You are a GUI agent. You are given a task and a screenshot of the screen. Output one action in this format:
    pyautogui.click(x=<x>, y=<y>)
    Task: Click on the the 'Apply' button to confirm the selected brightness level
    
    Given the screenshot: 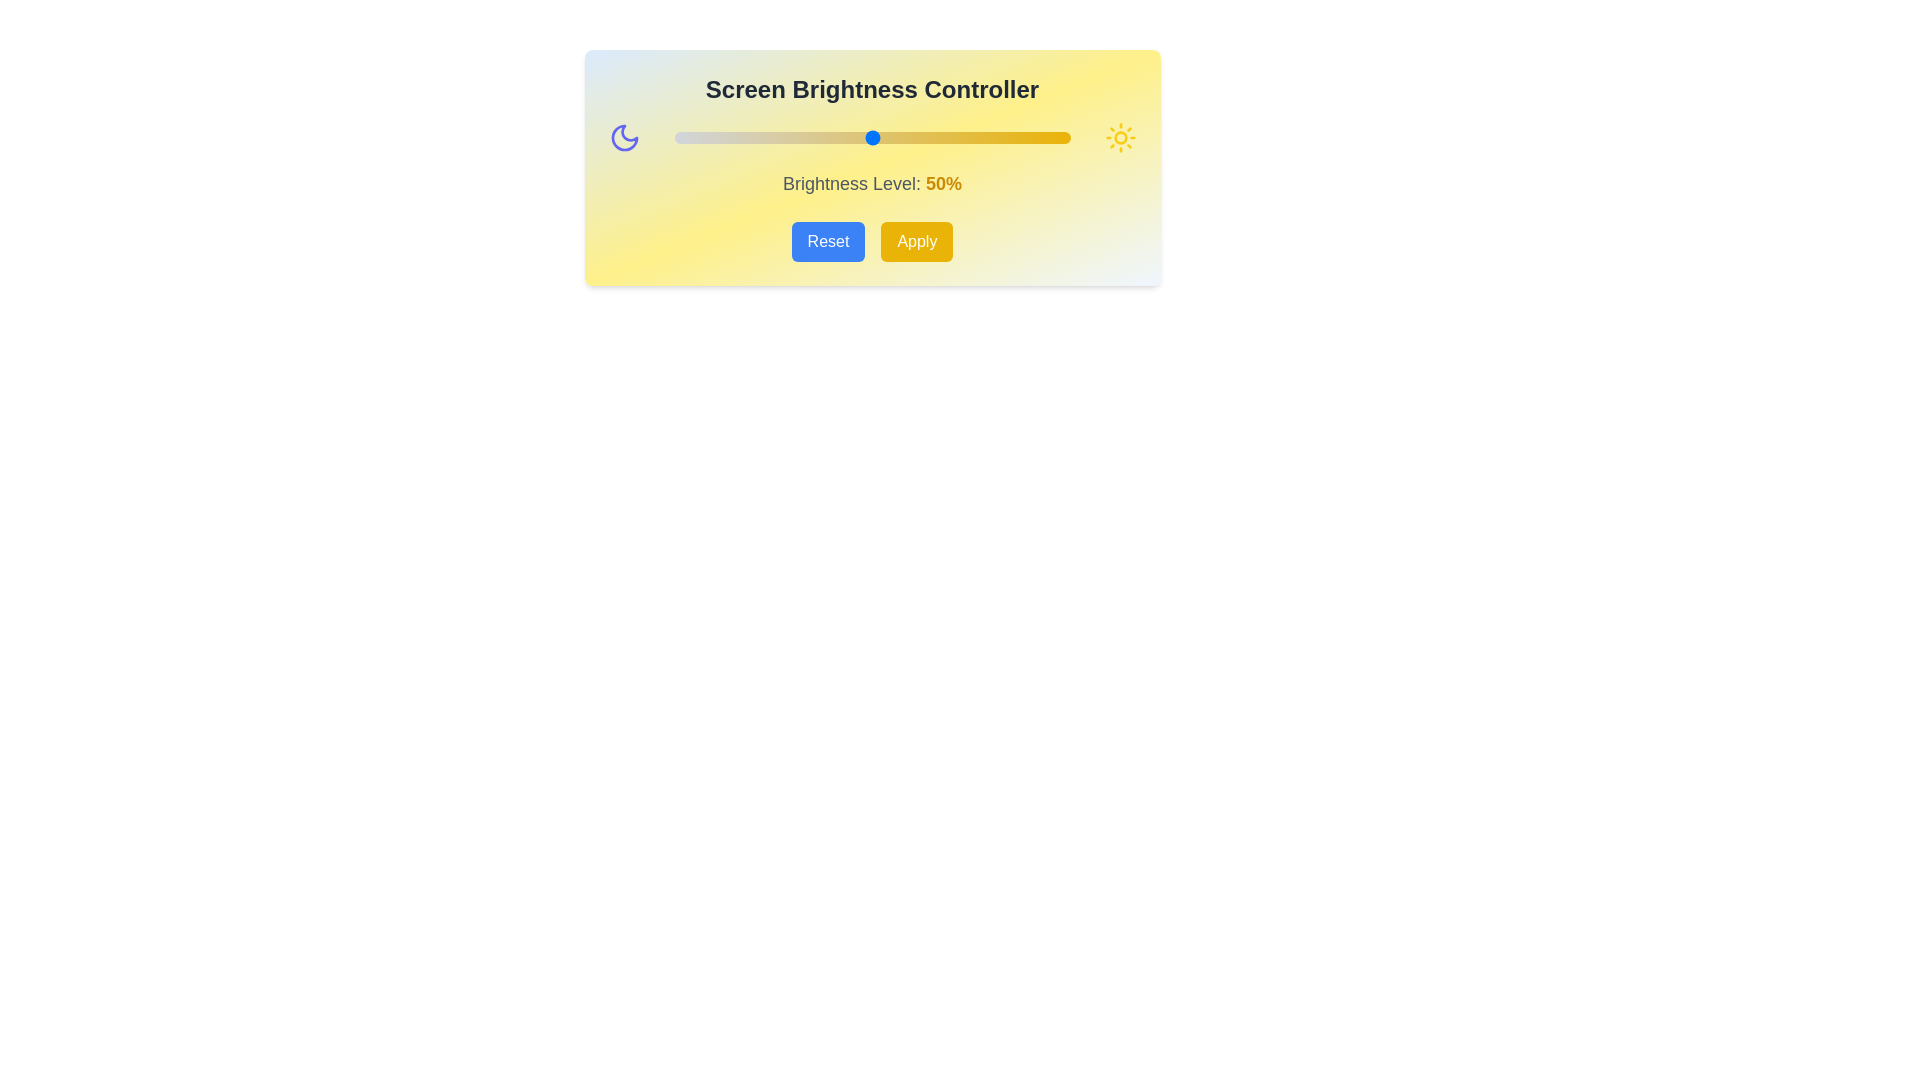 What is the action you would take?
    pyautogui.click(x=916, y=241)
    